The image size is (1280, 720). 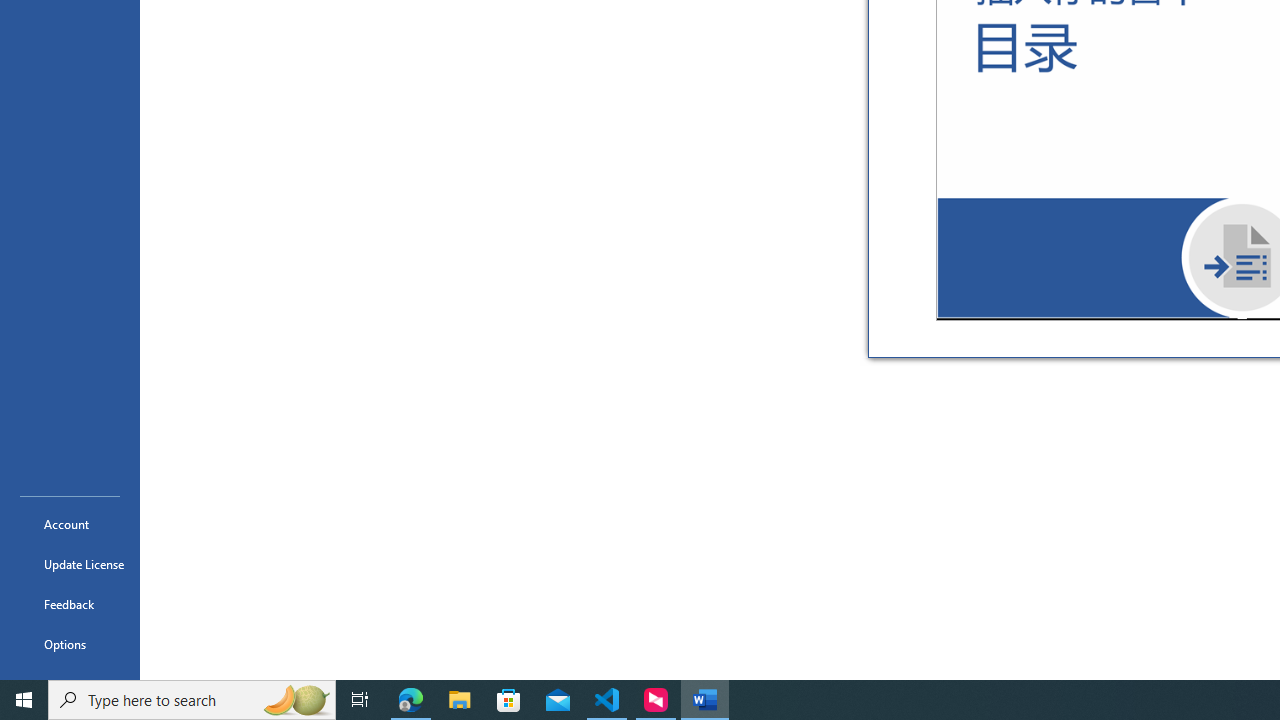 What do you see at coordinates (410, 698) in the screenshot?
I see `'Microsoft Edge - 1 running window'` at bounding box center [410, 698].